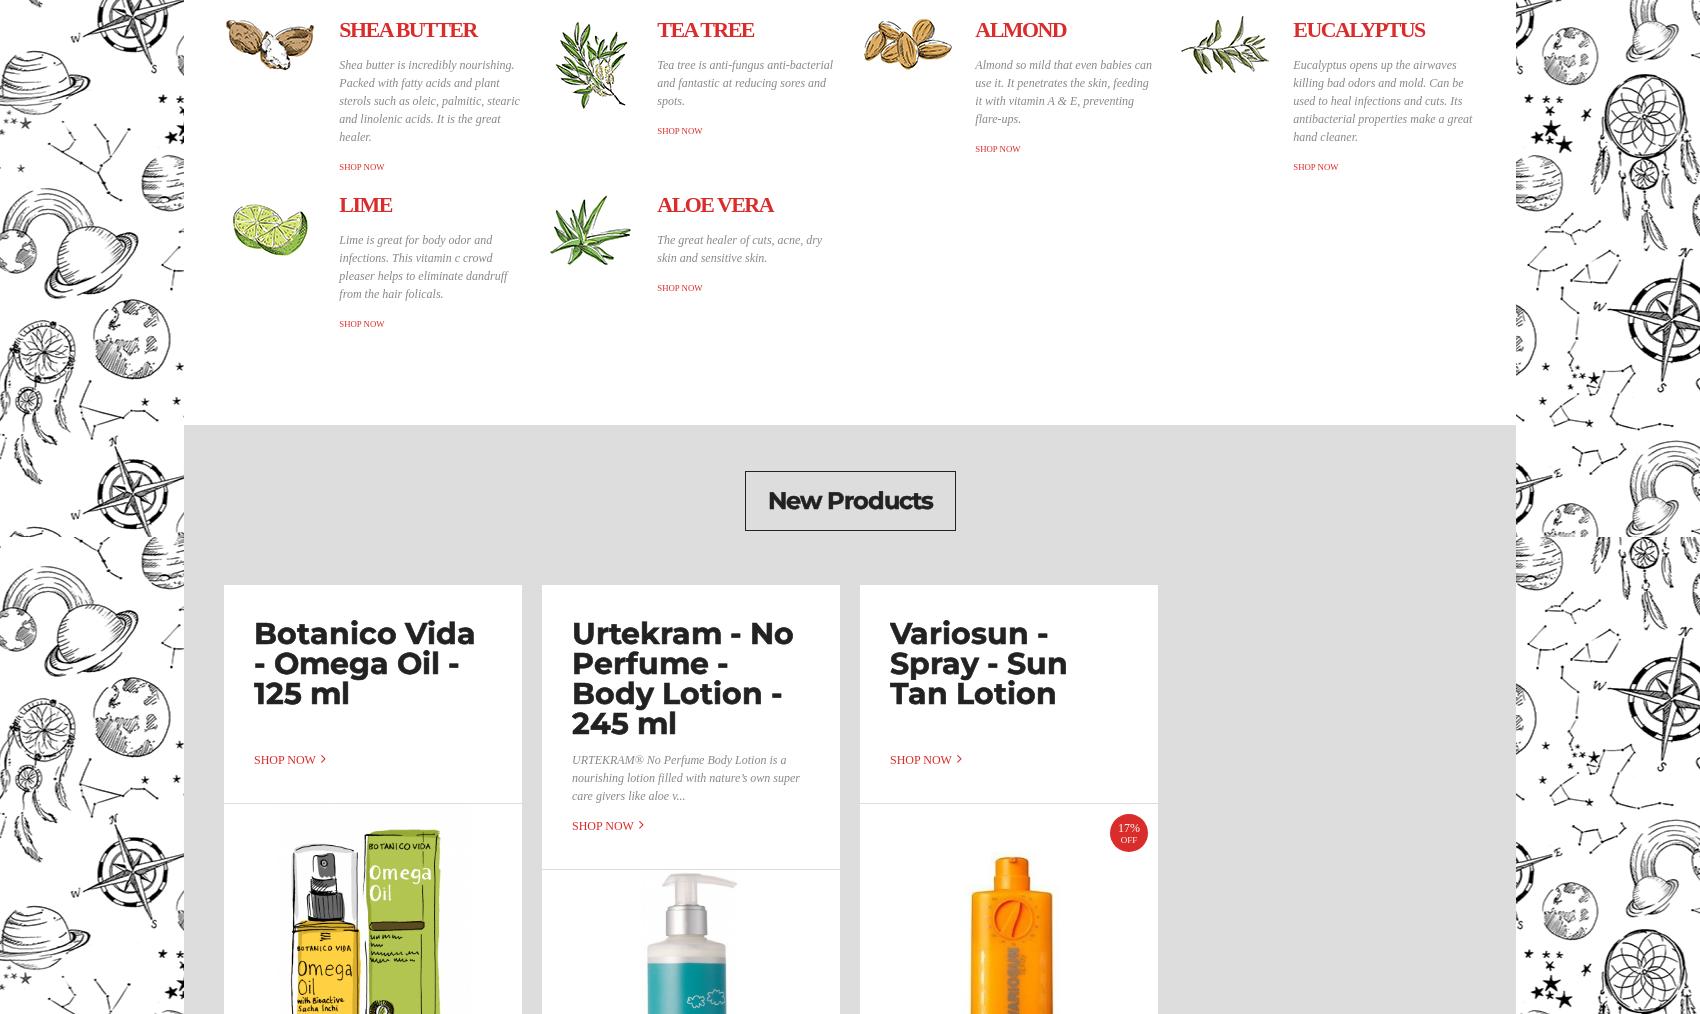 The height and width of the screenshot is (1014, 1700). Describe the element at coordinates (739, 247) in the screenshot. I see `'The great healer of cuts, acne, dry skin and sensitive skin.'` at that location.